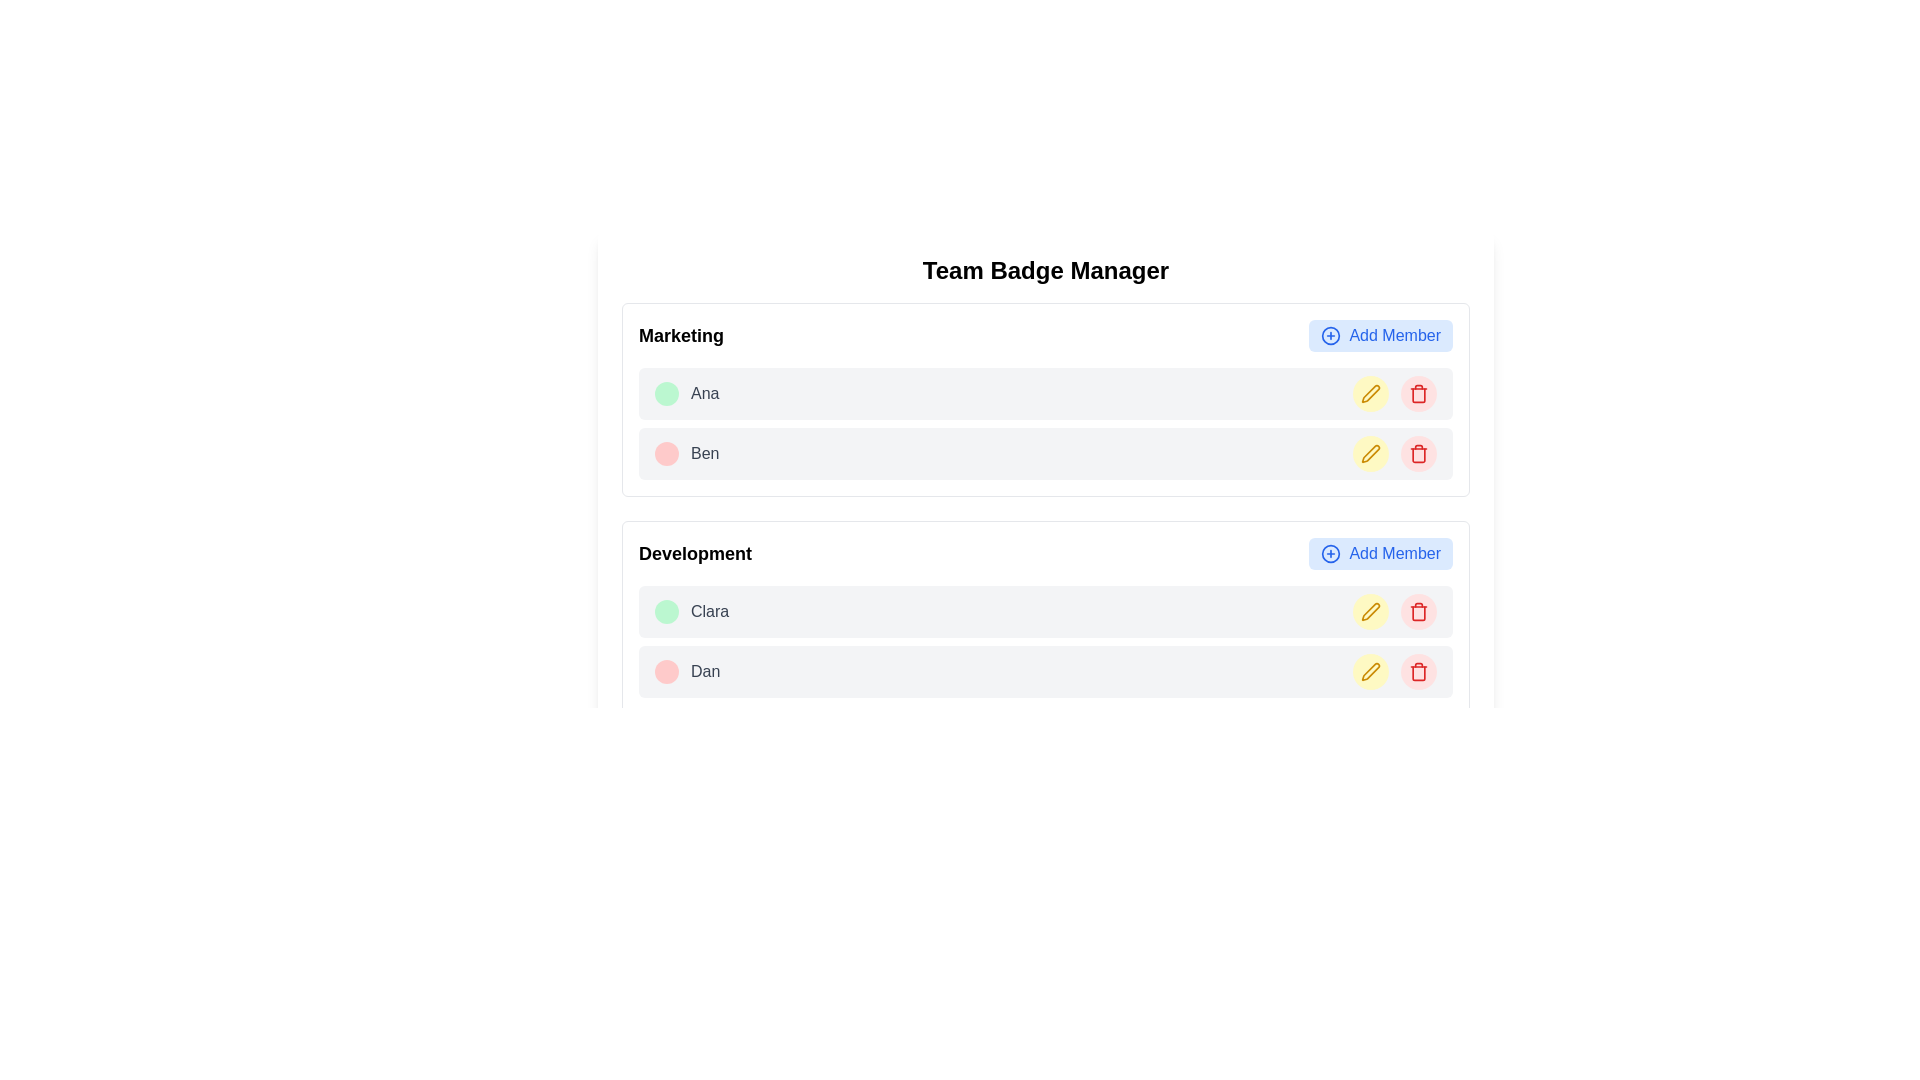 This screenshot has height=1080, width=1920. I want to click on the circular red button with a trash can icon located in the 'Development' group next to 'Dan', so click(1418, 671).